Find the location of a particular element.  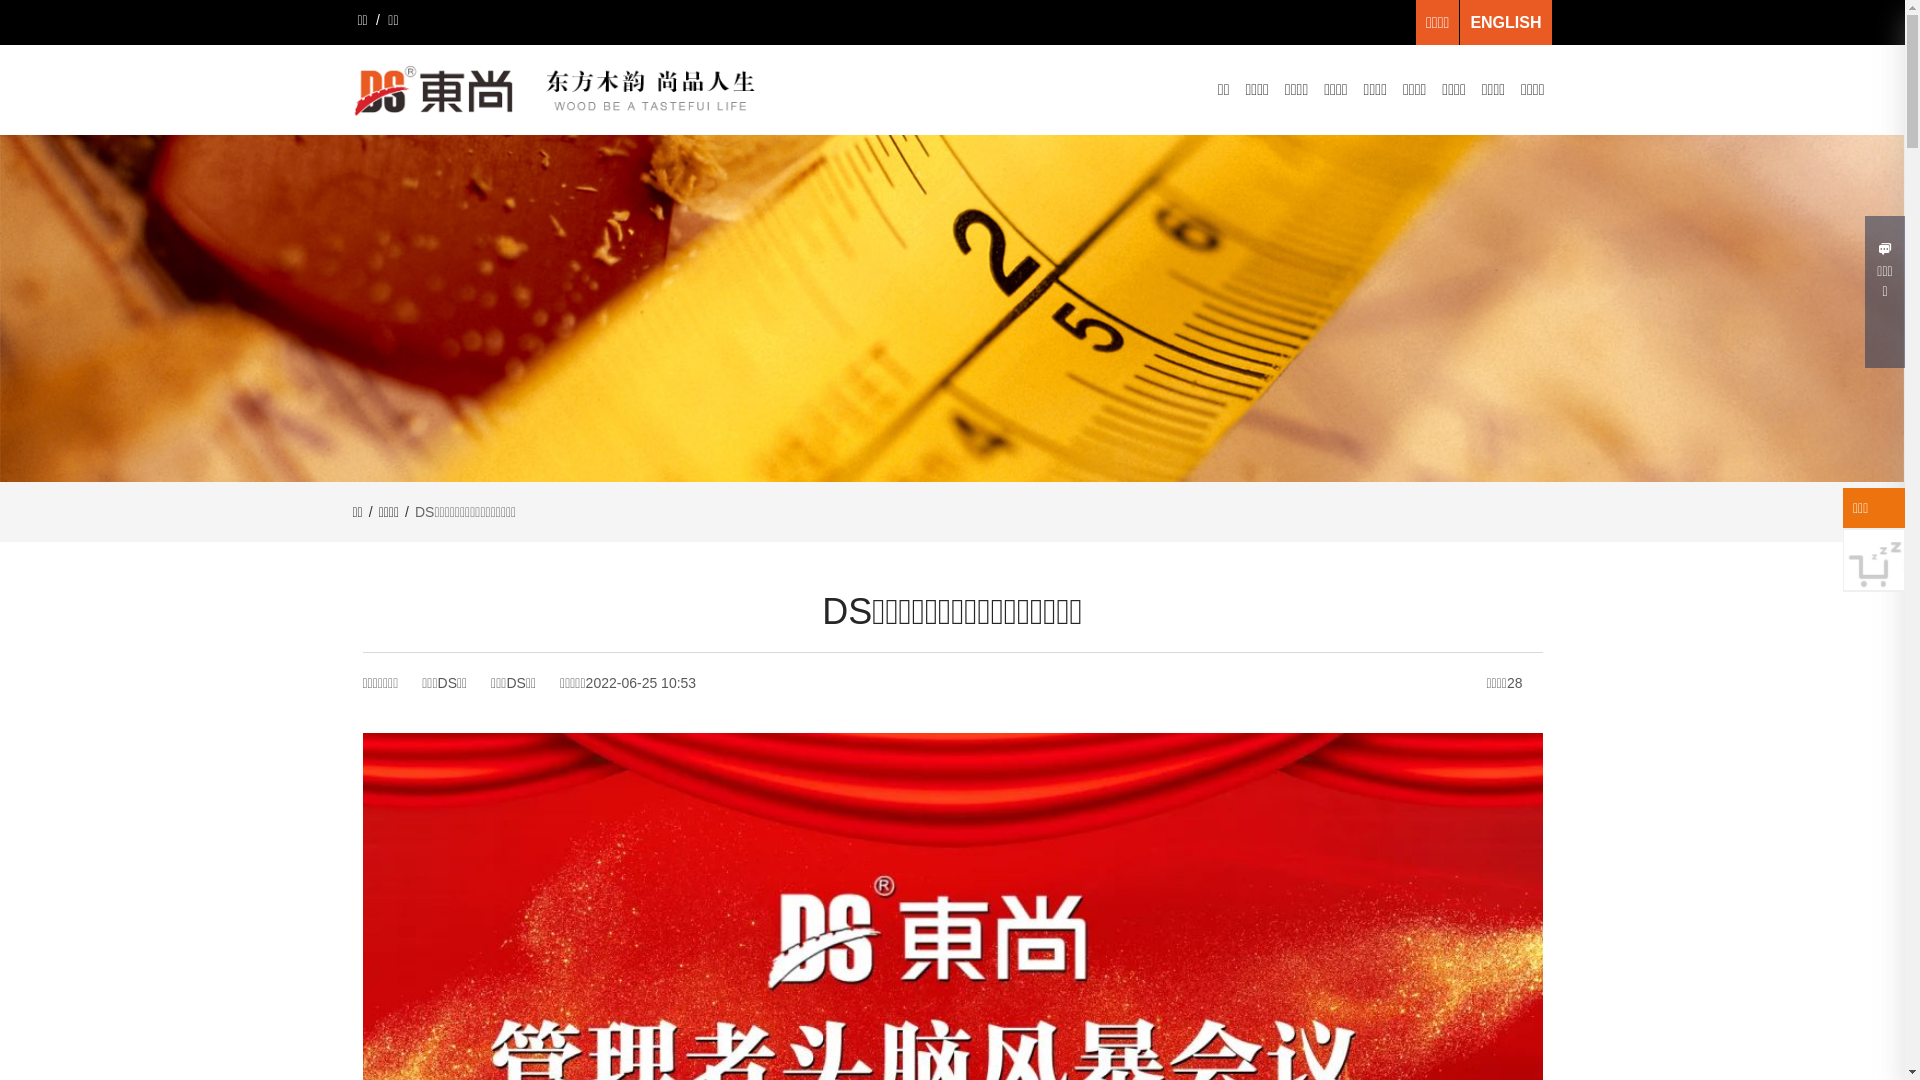

'logo' is located at coordinates (559, 90).